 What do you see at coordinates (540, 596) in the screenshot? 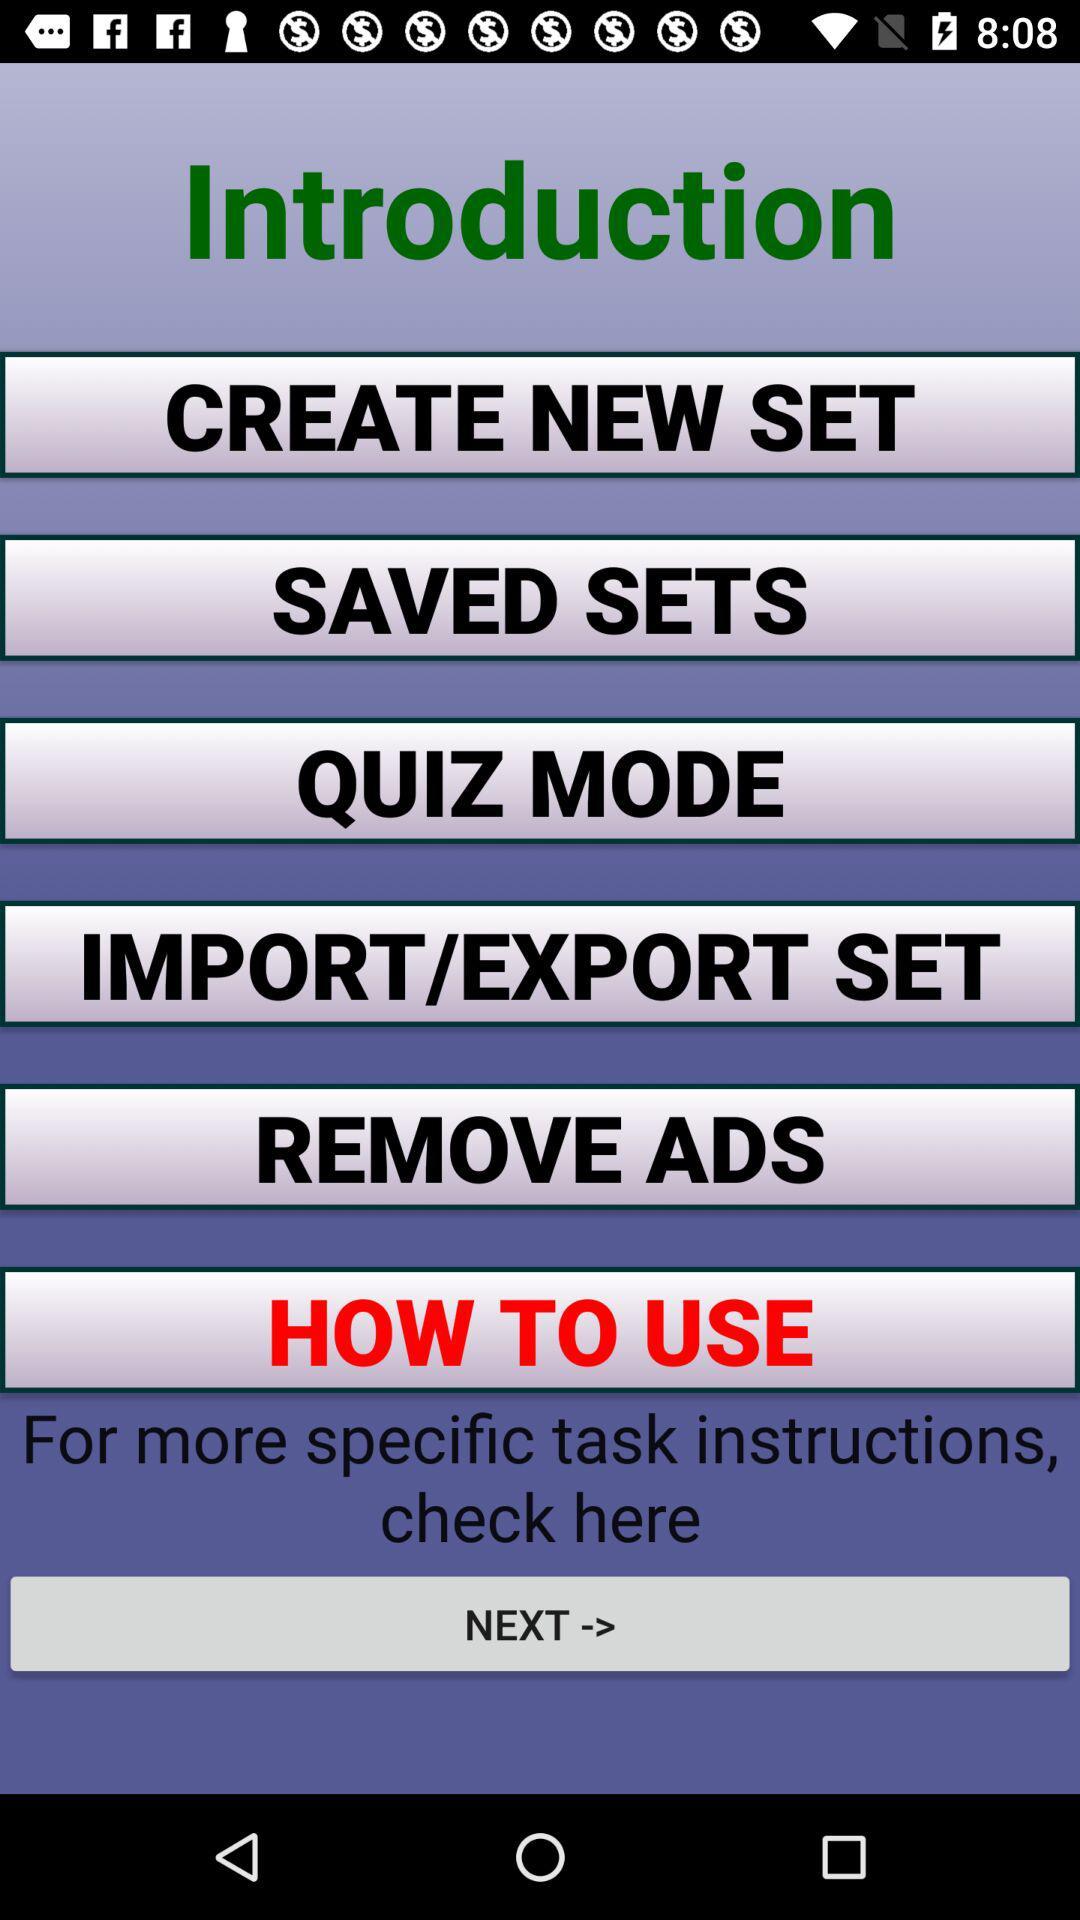
I see `the item above quiz mode button` at bounding box center [540, 596].